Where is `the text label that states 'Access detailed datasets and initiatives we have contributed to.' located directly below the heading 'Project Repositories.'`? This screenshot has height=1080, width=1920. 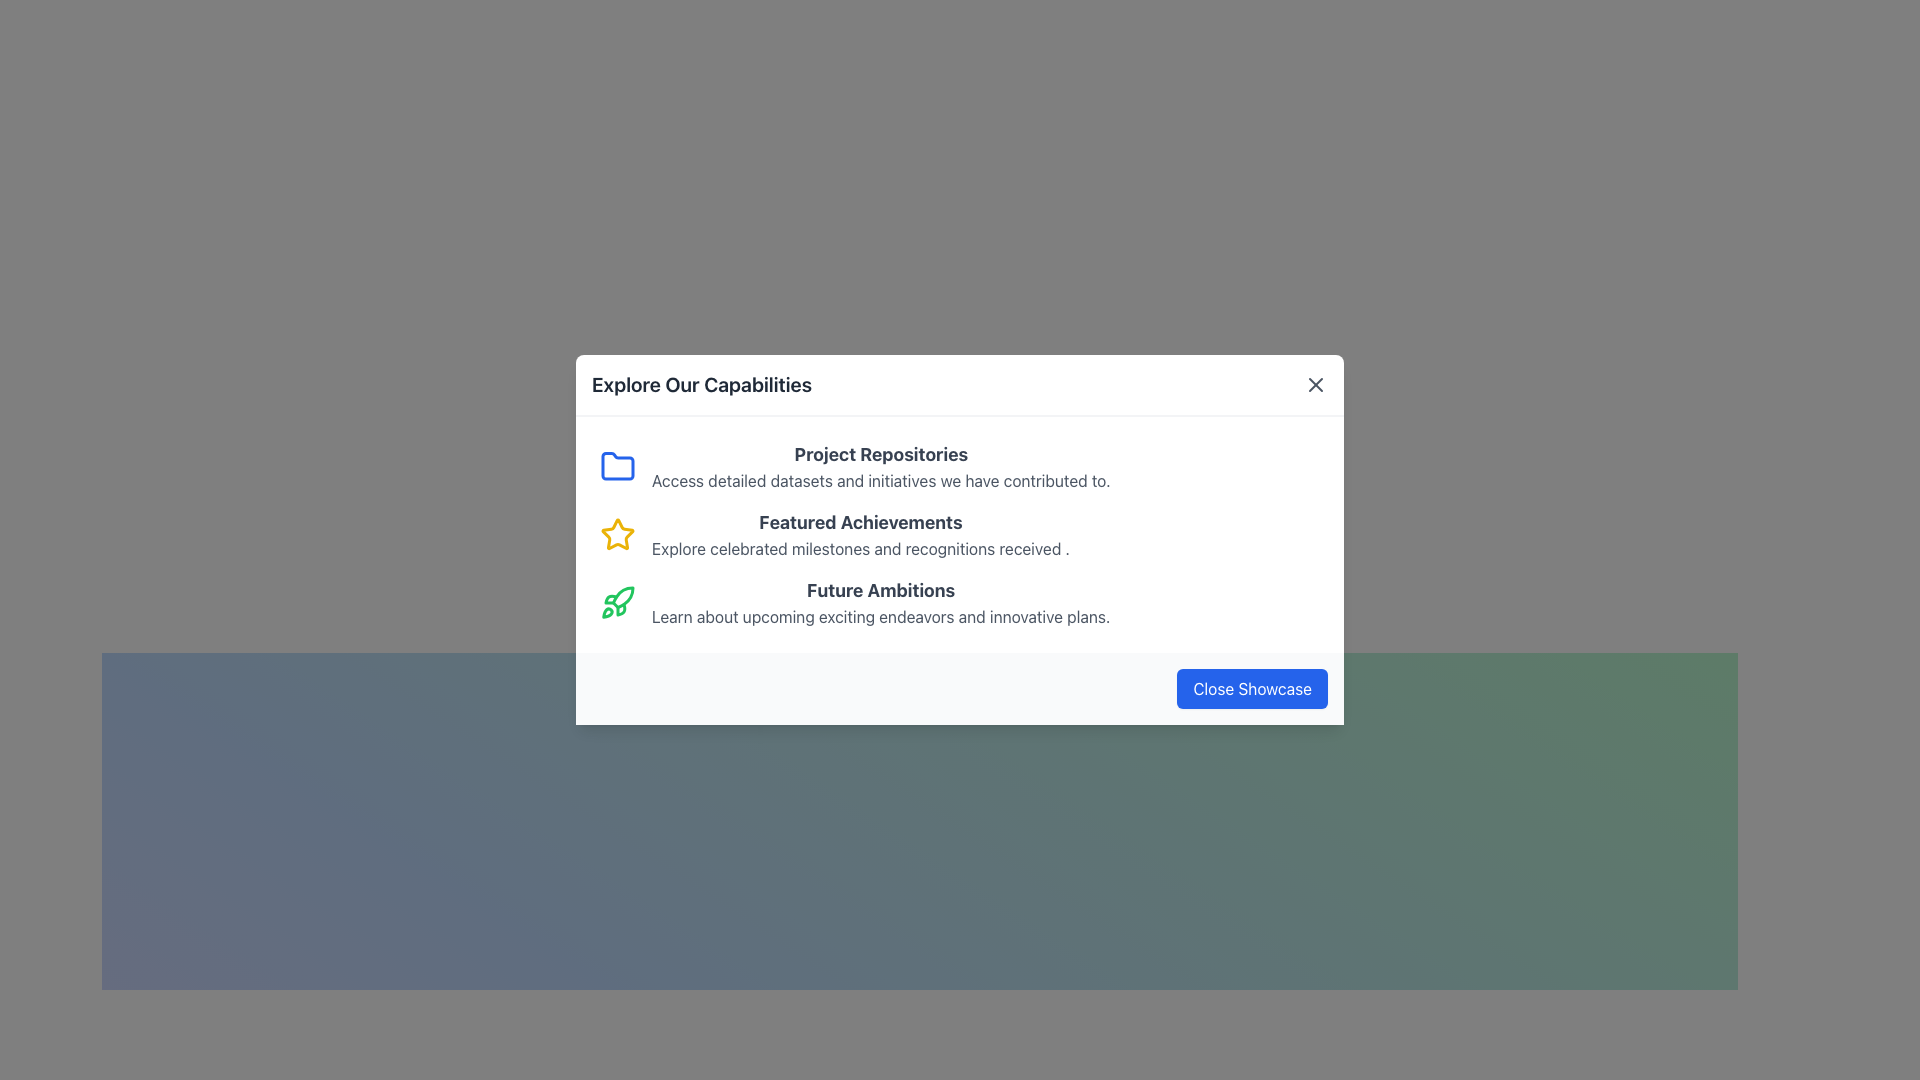
the text label that states 'Access detailed datasets and initiatives we have contributed to.' located directly below the heading 'Project Repositories.' is located at coordinates (880, 481).